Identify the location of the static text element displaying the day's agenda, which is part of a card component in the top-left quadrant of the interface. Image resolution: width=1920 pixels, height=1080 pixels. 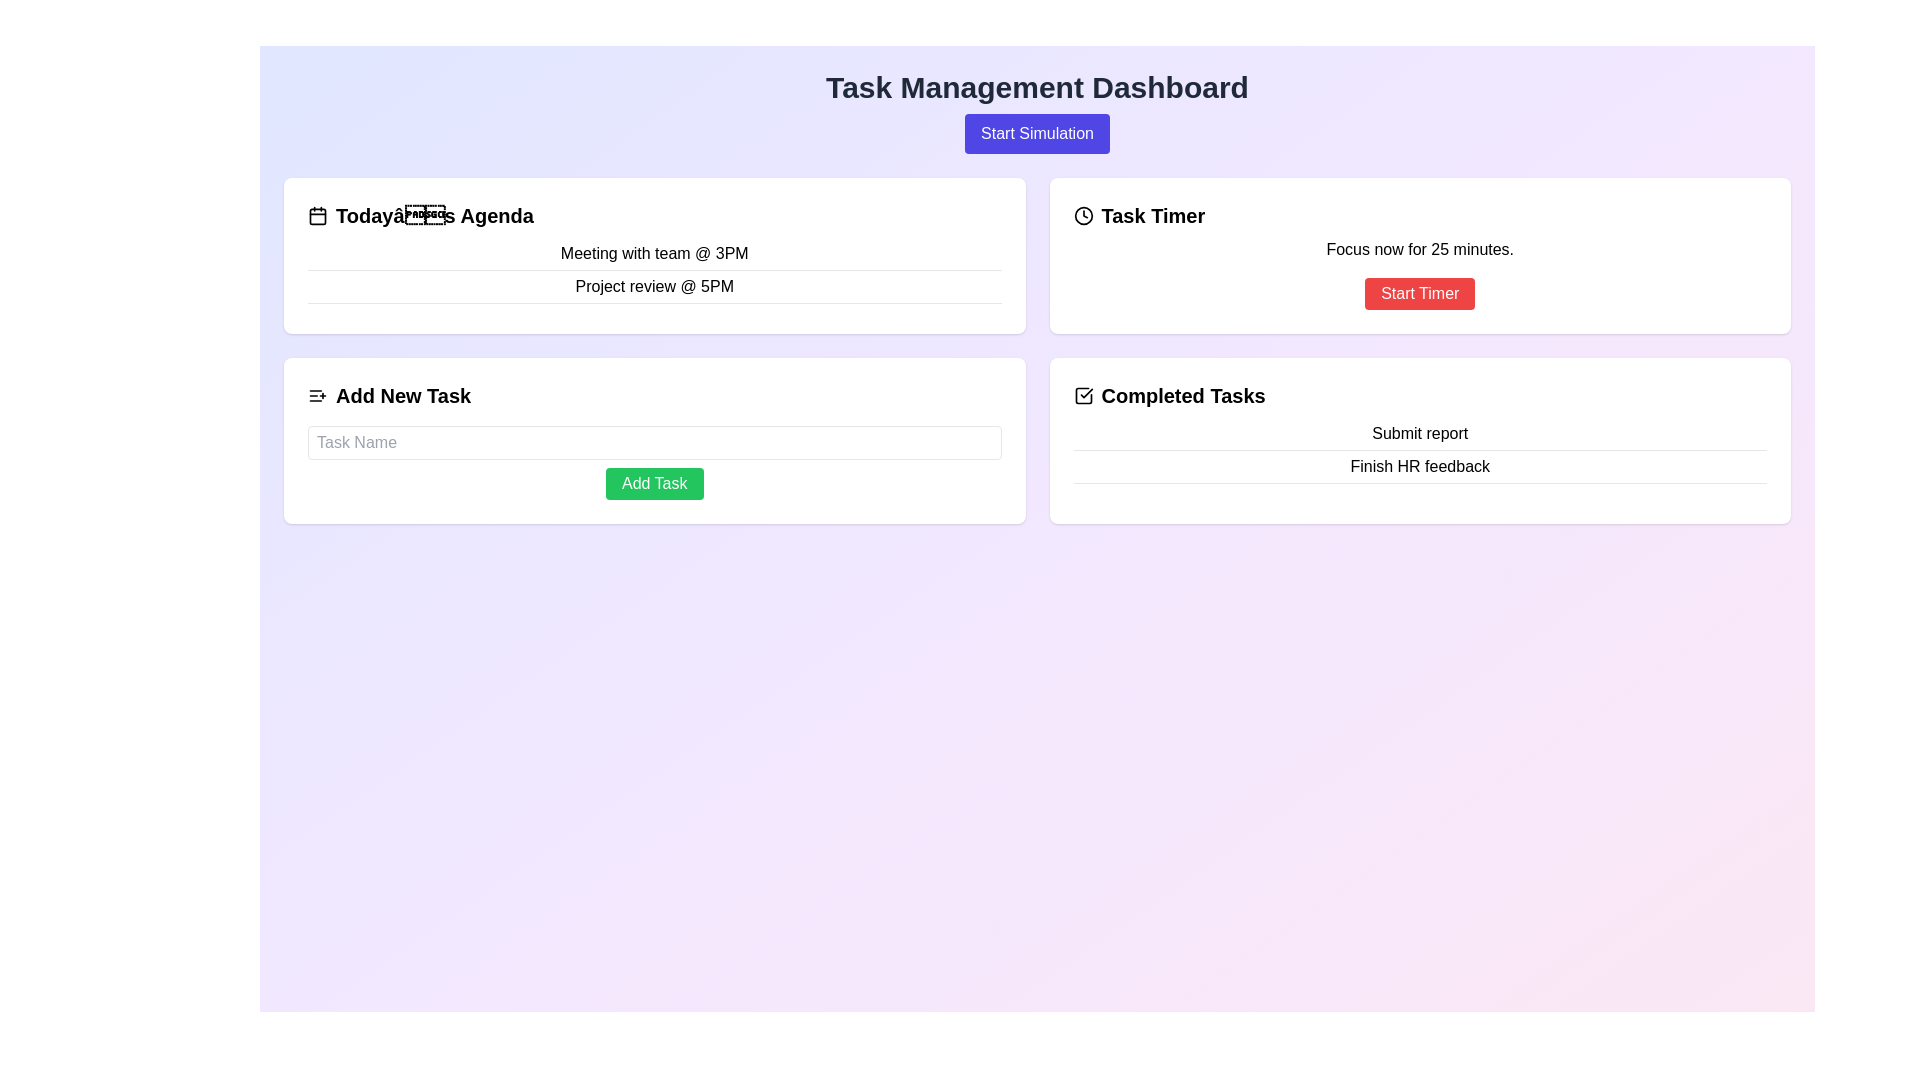
(654, 252).